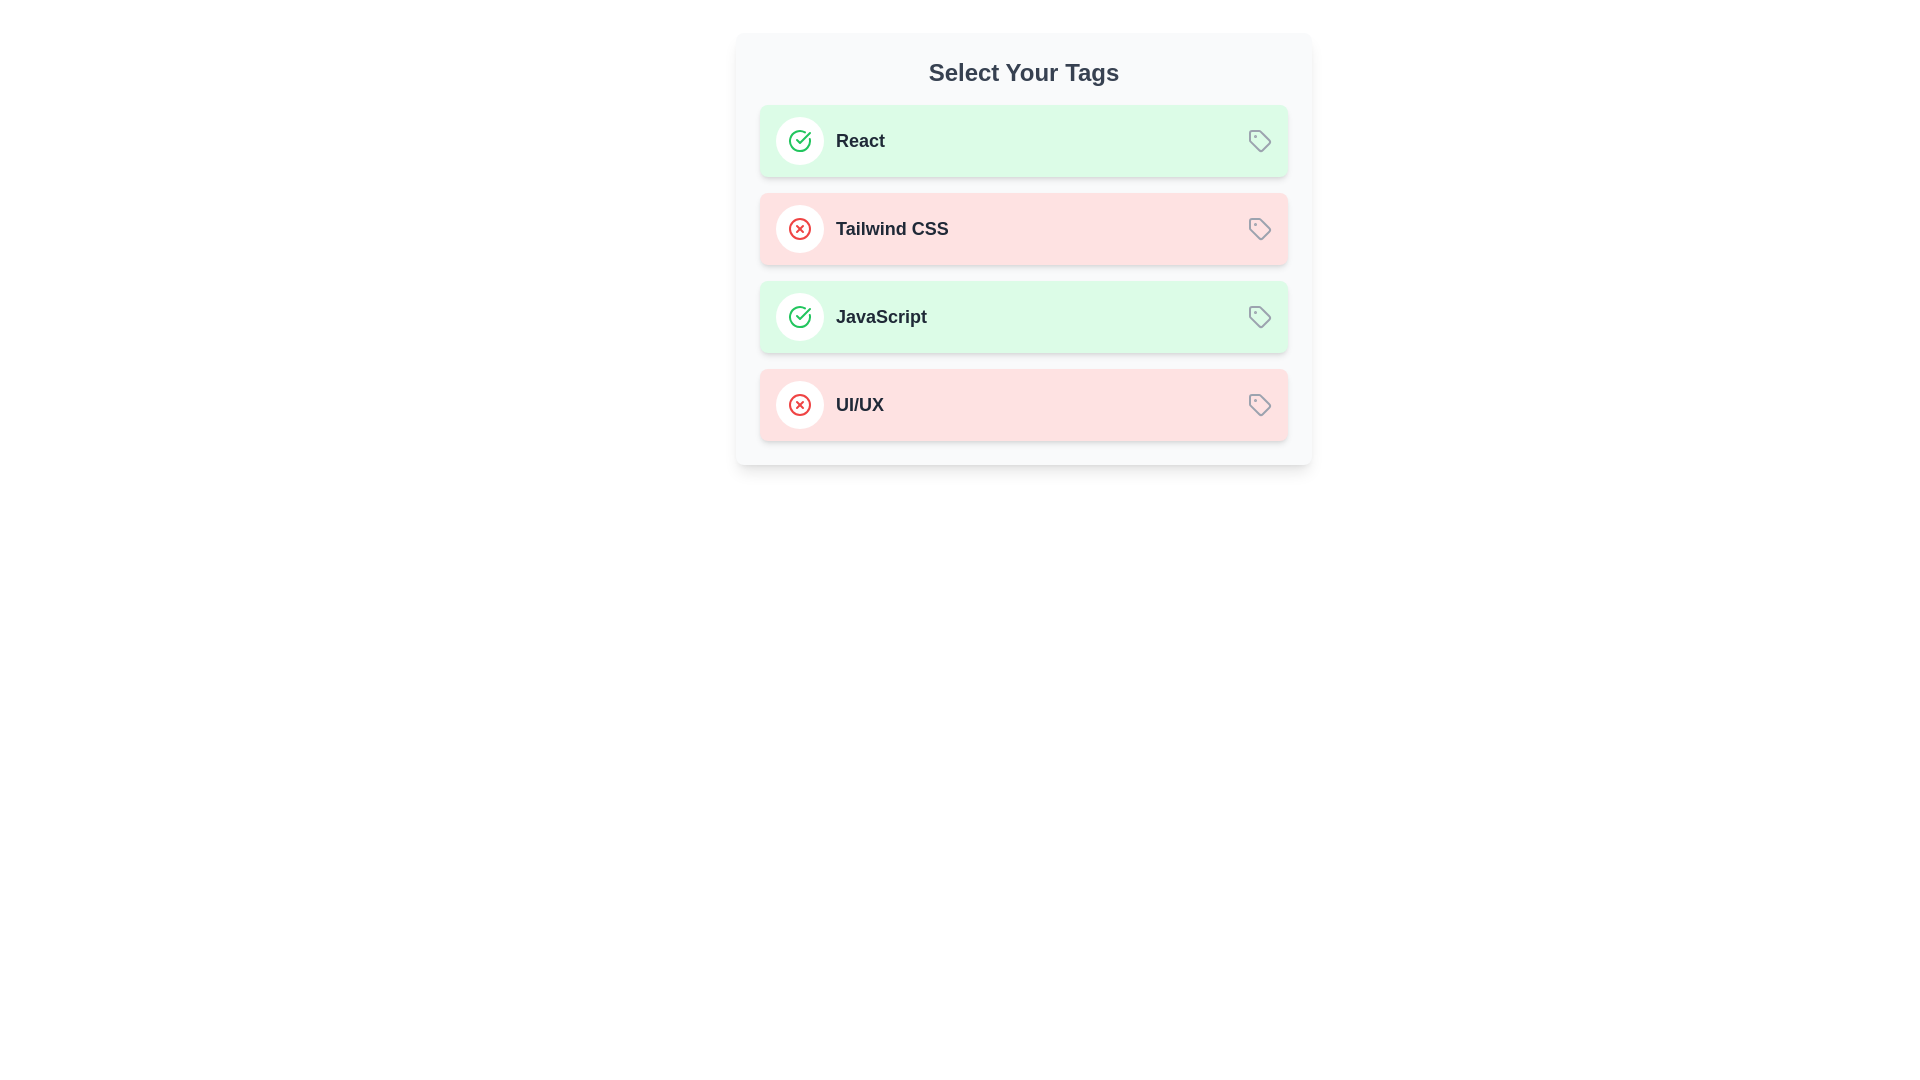 The width and height of the screenshot is (1920, 1080). I want to click on the 'JavaScript' selectable button, which is a horizontally elongated green button with rounded corners and a shadow effect, located between the 'Tailwind CSS' button and the 'UI/UX' button, so click(1023, 315).